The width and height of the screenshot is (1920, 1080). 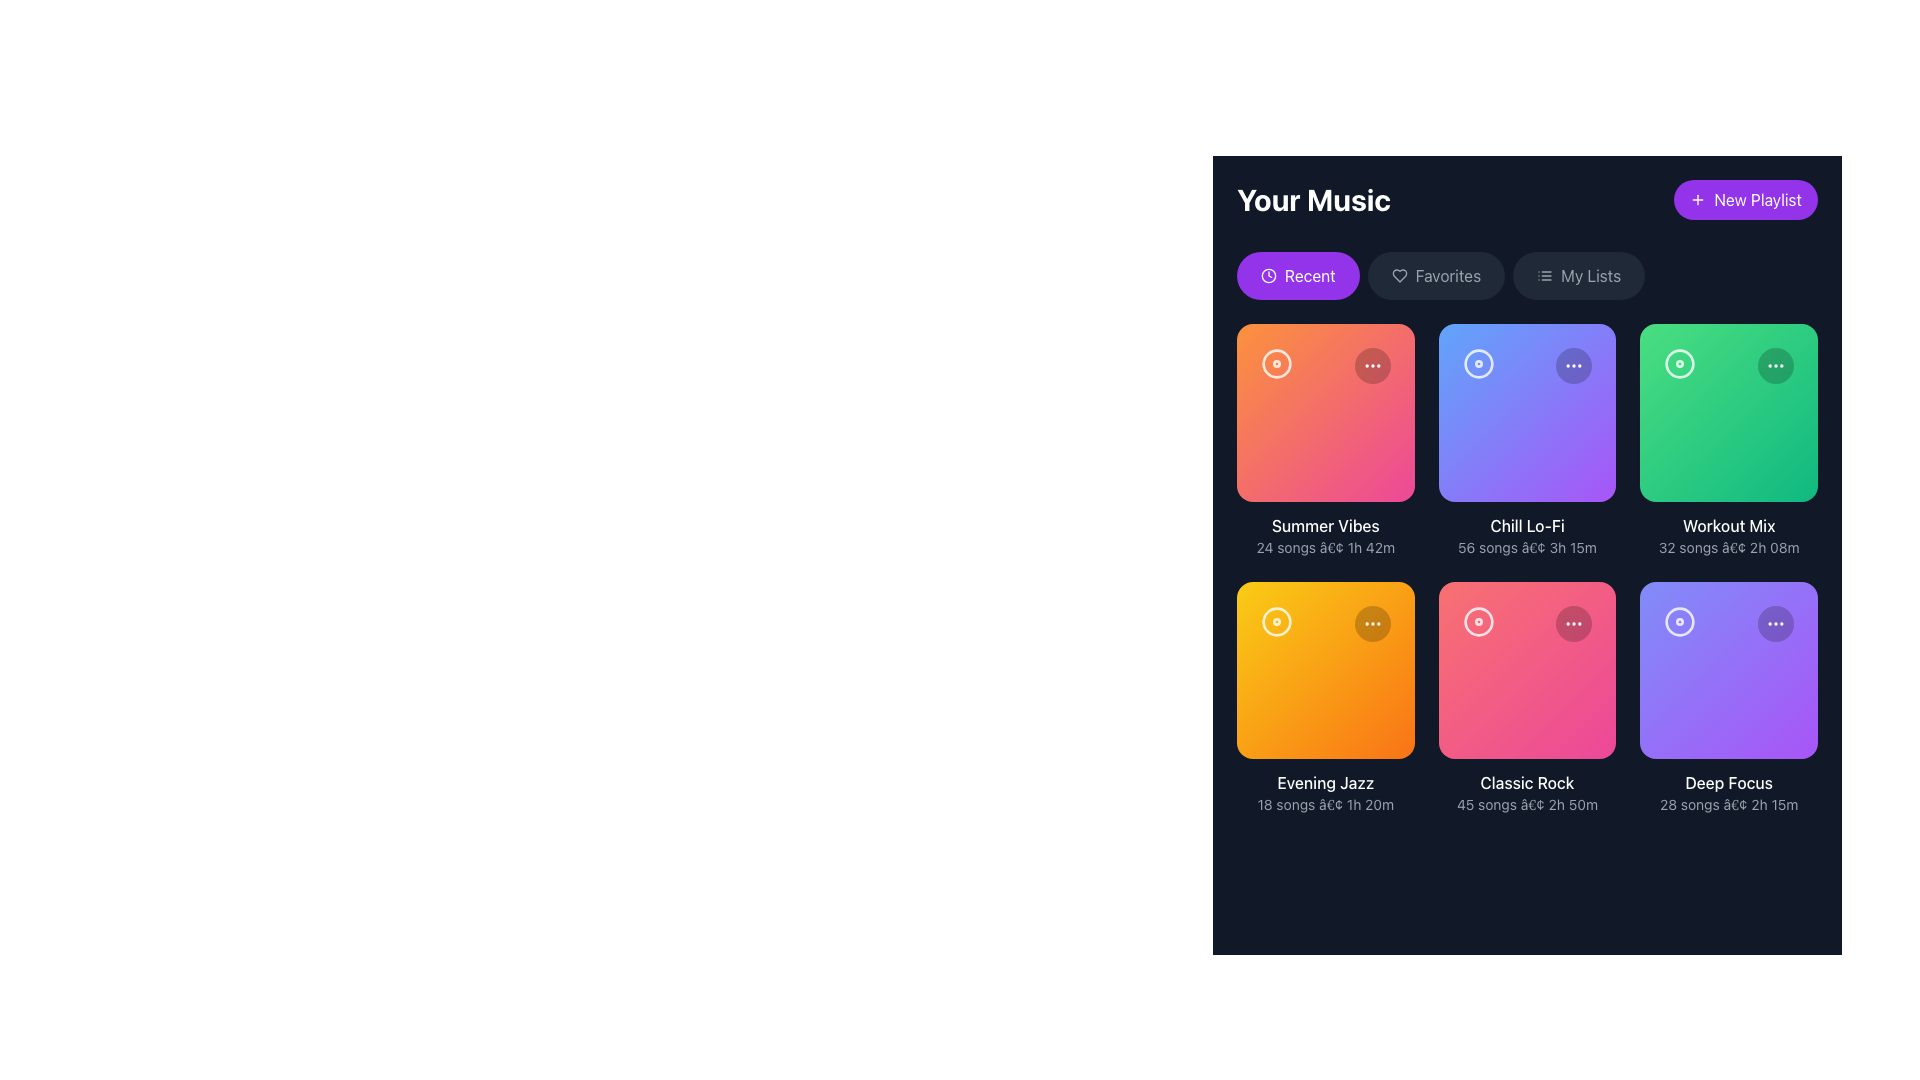 I want to click on the Text label that provides the name and details of a playlist, located at the bottom section of the last card in the first row of the grid layout, so click(x=1728, y=534).